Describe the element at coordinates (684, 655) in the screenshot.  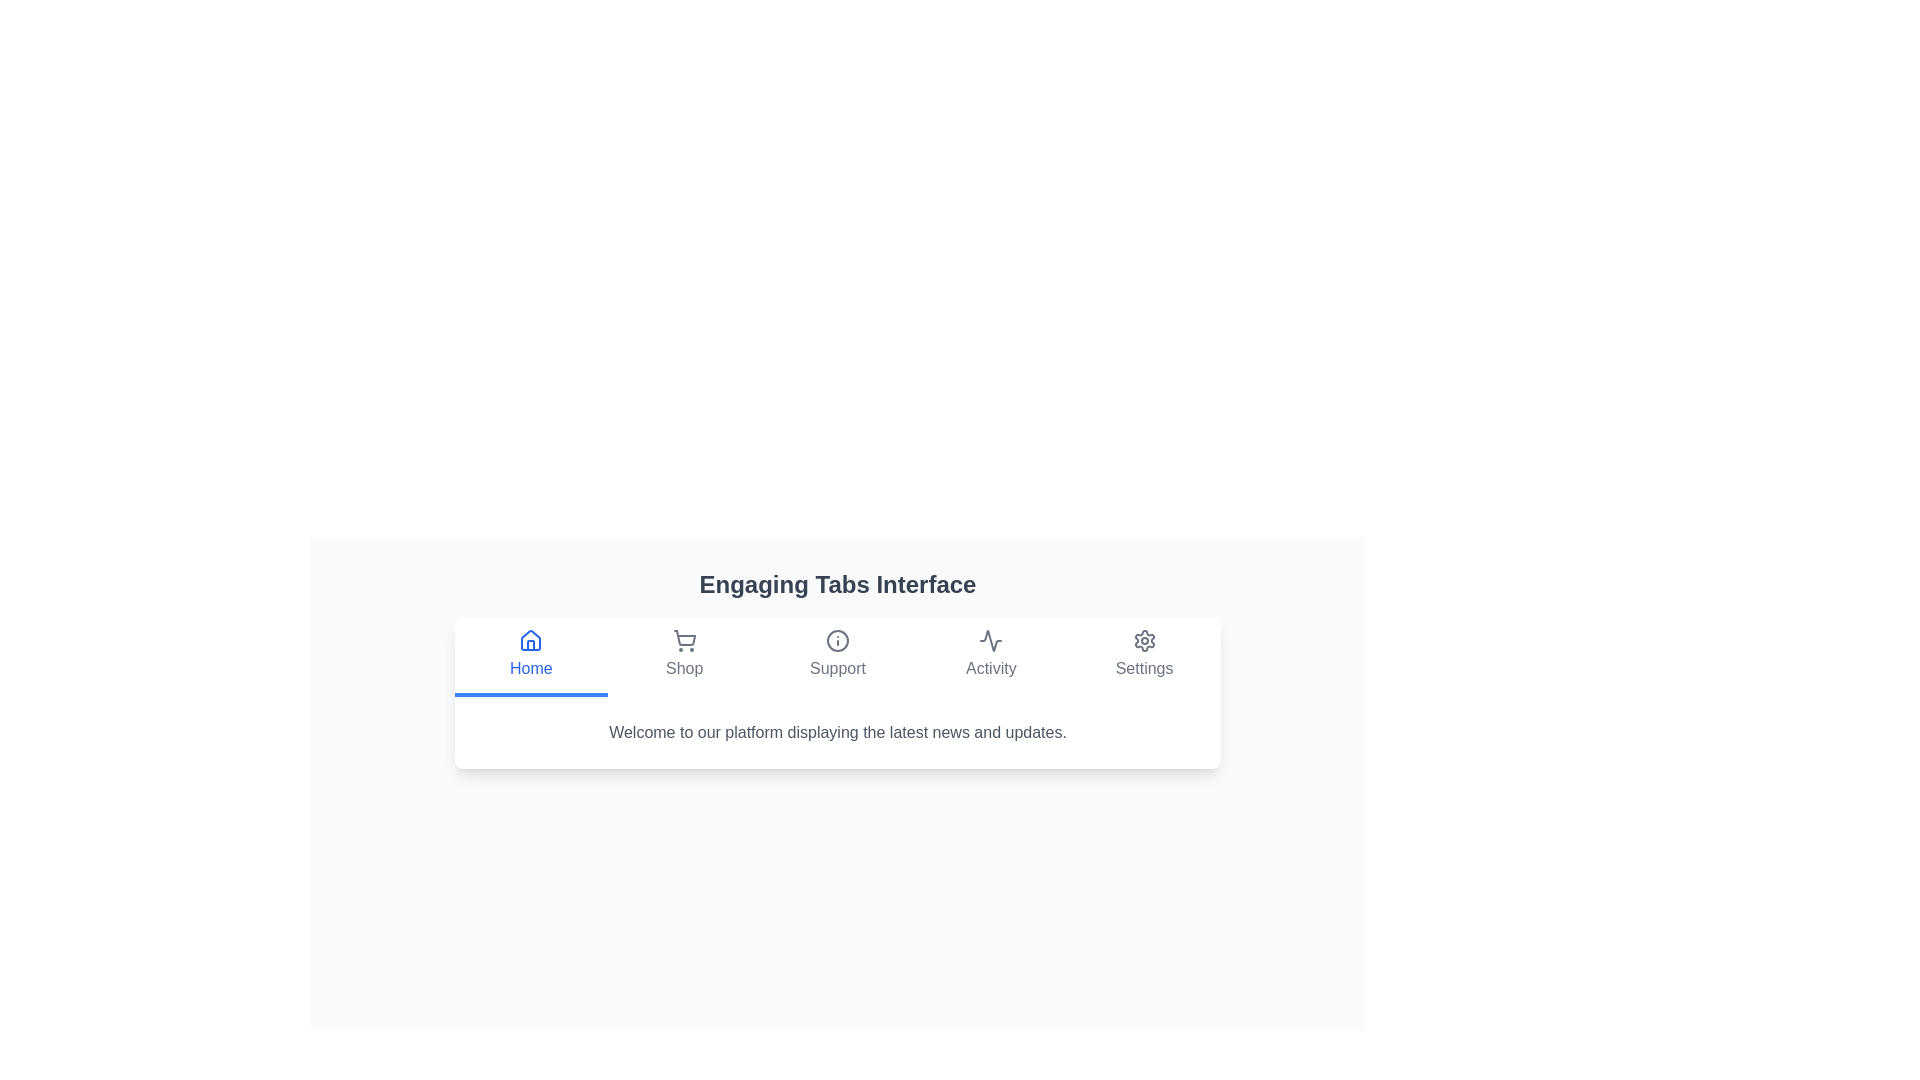
I see `the second tab navigation item that accesses the shopping section` at that location.